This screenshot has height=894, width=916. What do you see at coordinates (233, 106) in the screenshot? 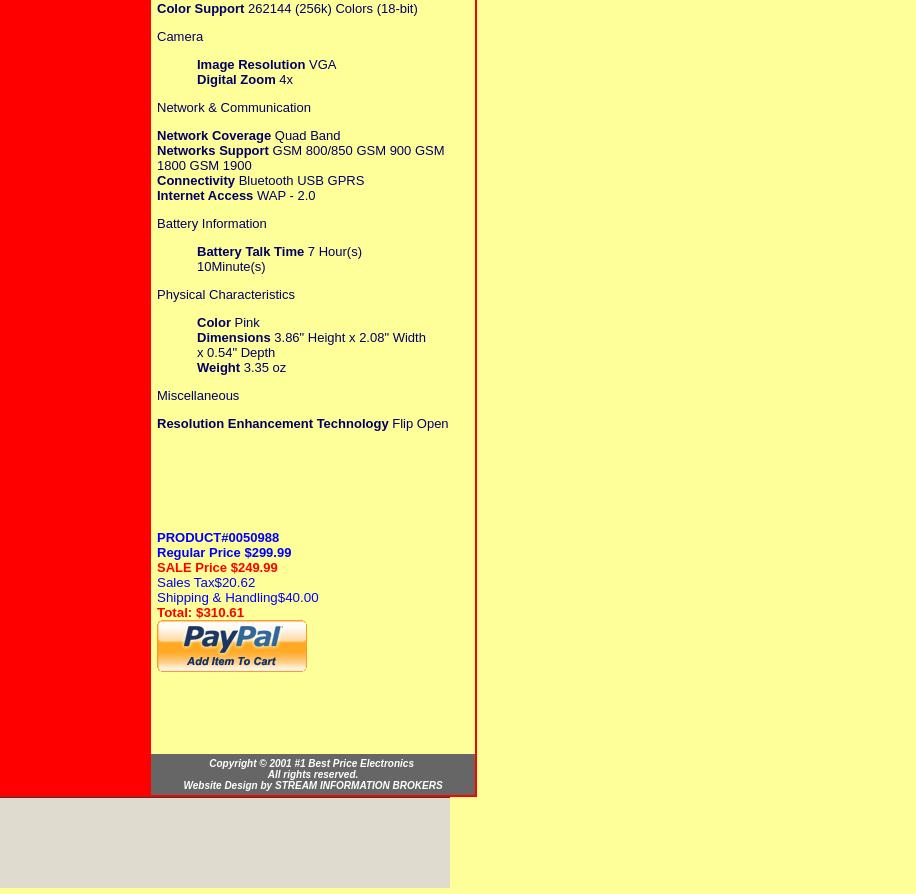
I see `'Network & Communication'` at bounding box center [233, 106].